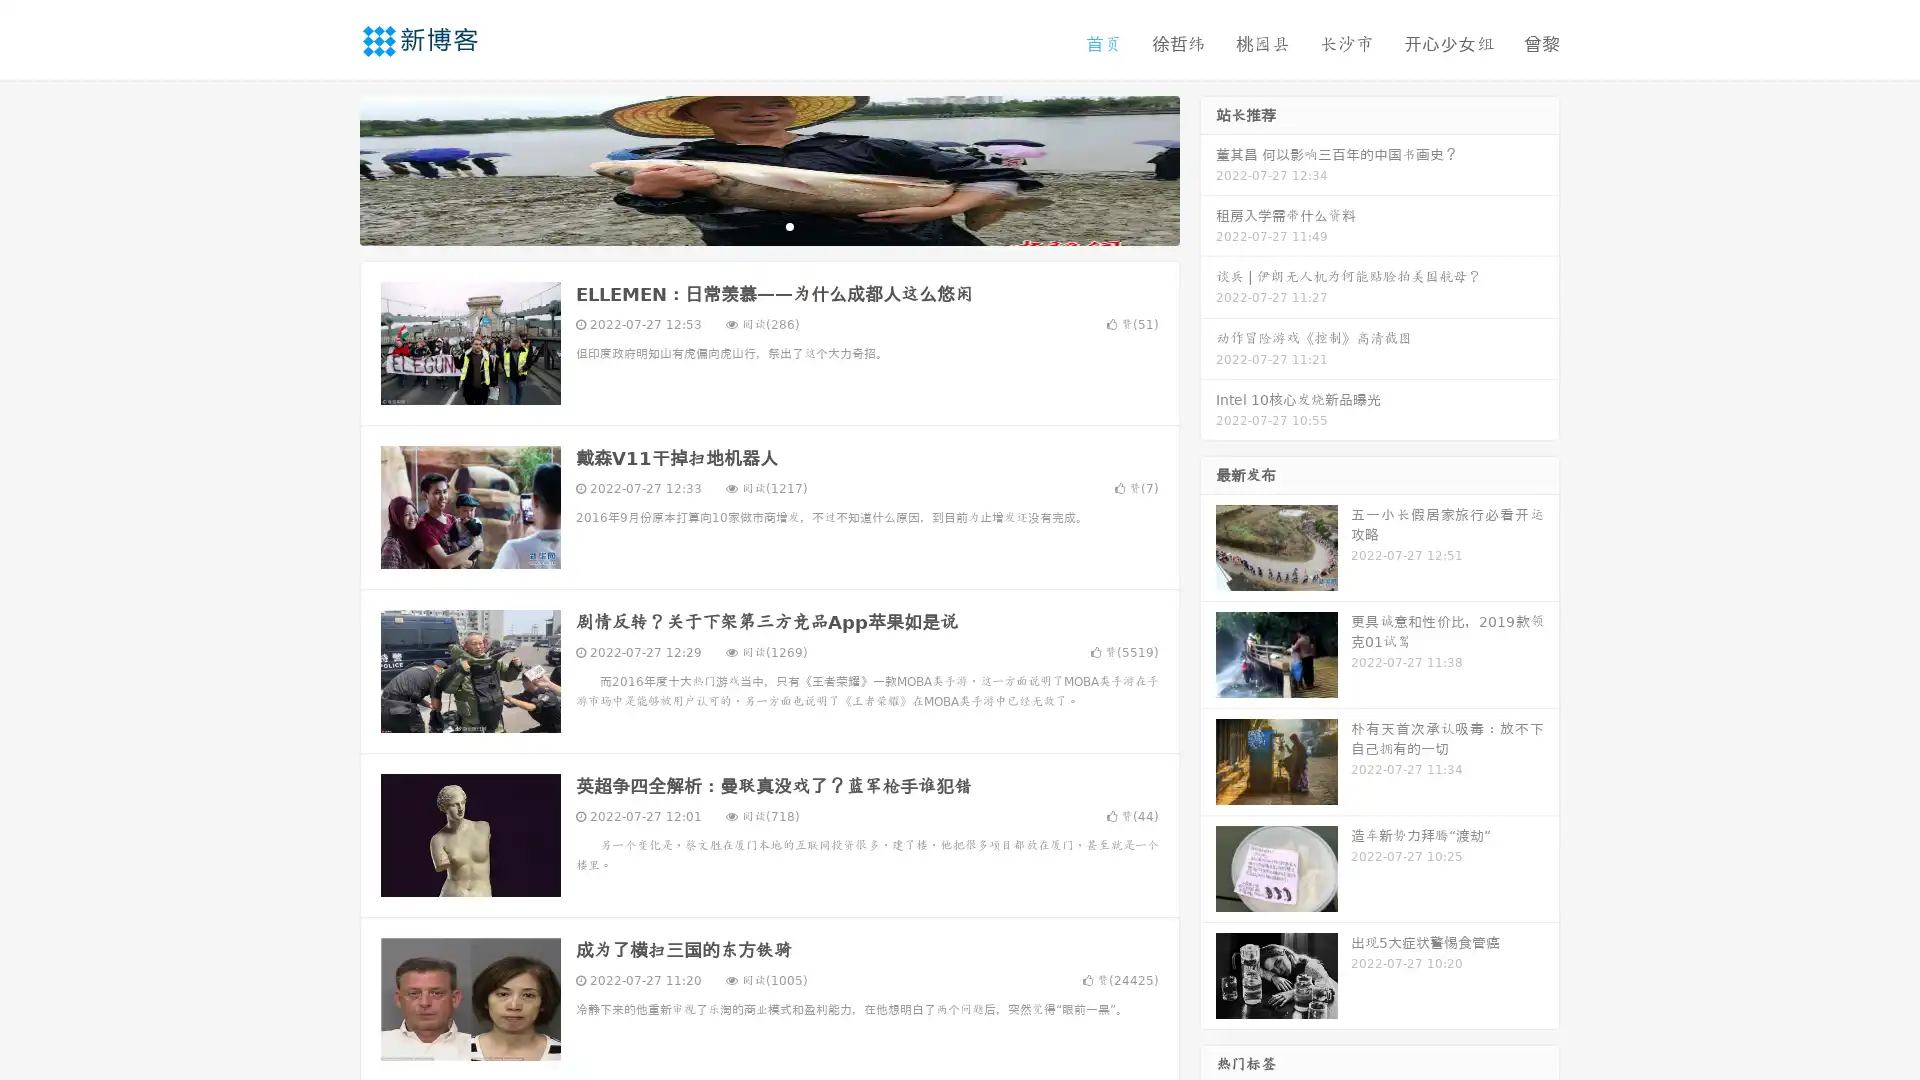 This screenshot has width=1920, height=1080. What do you see at coordinates (1208, 168) in the screenshot?
I see `Next slide` at bounding box center [1208, 168].